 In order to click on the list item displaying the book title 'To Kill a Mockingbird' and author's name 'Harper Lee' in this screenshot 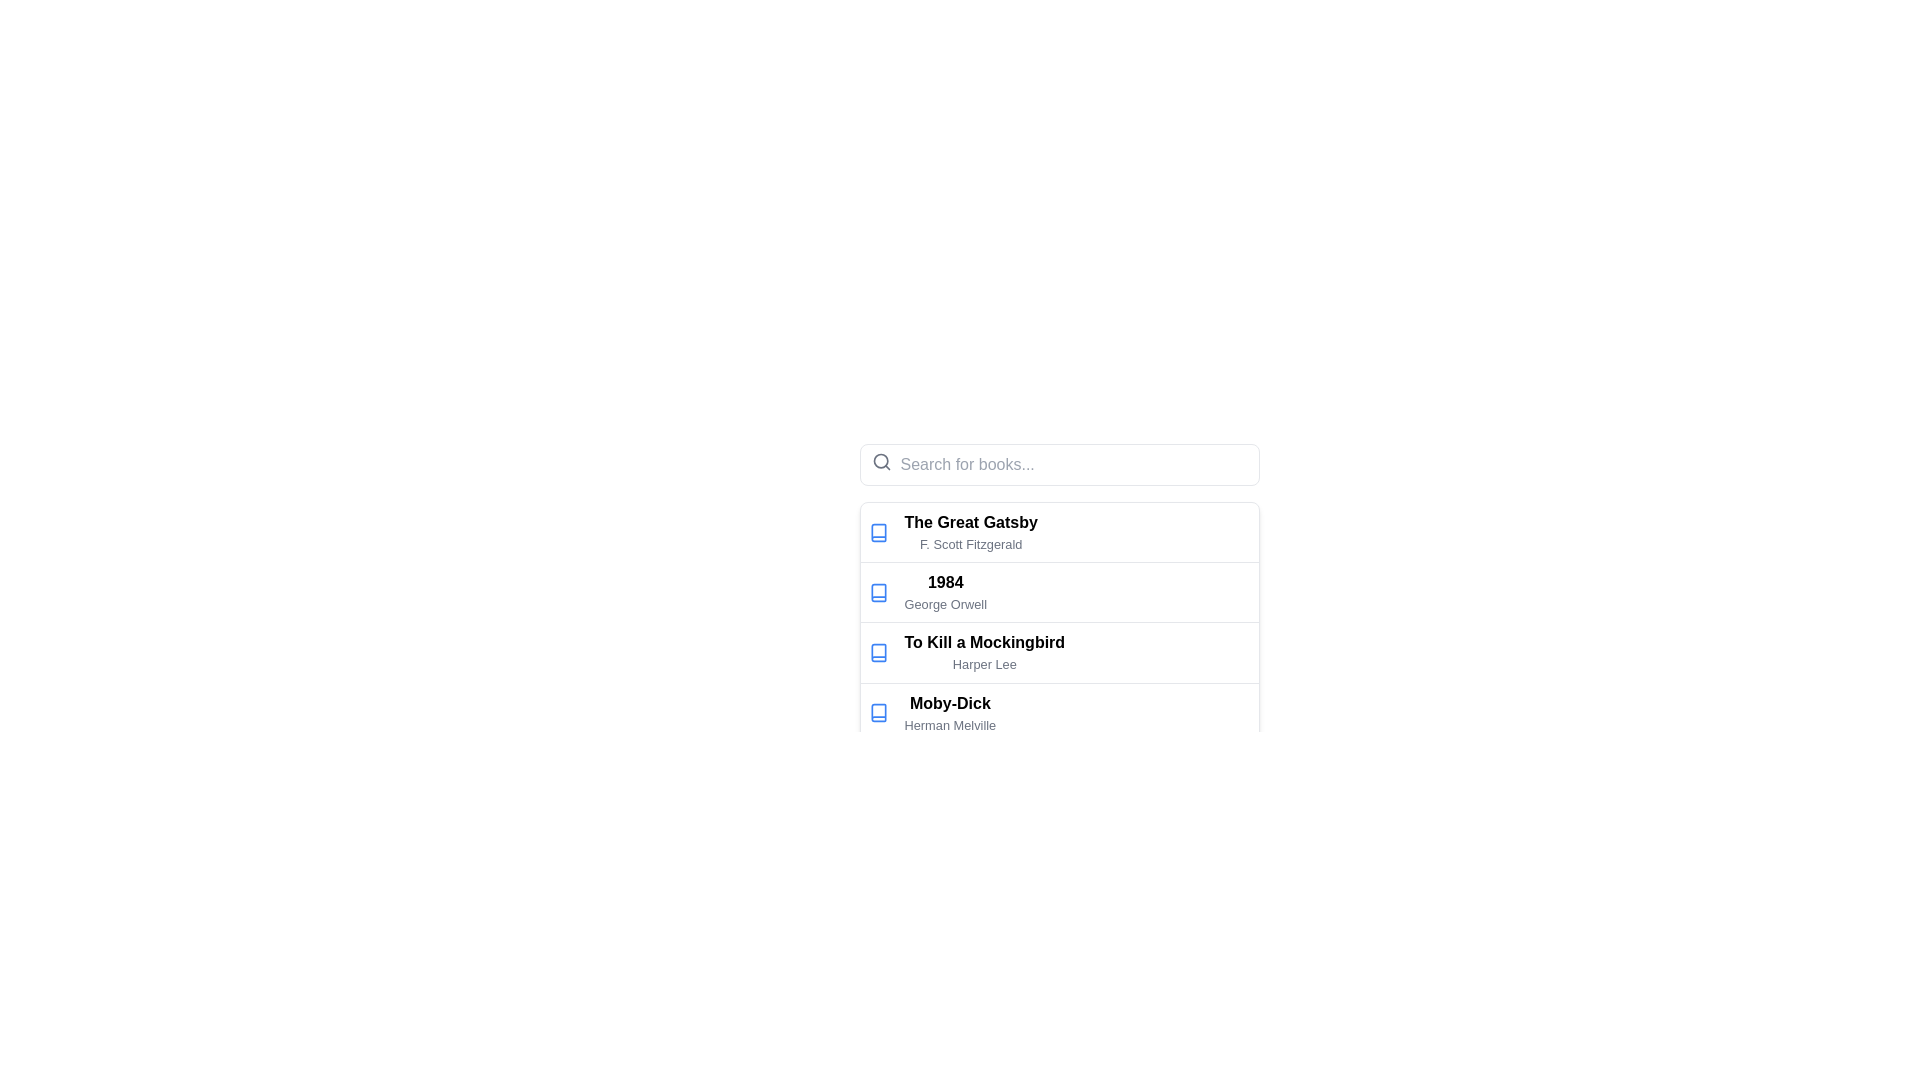, I will do `click(1058, 652)`.